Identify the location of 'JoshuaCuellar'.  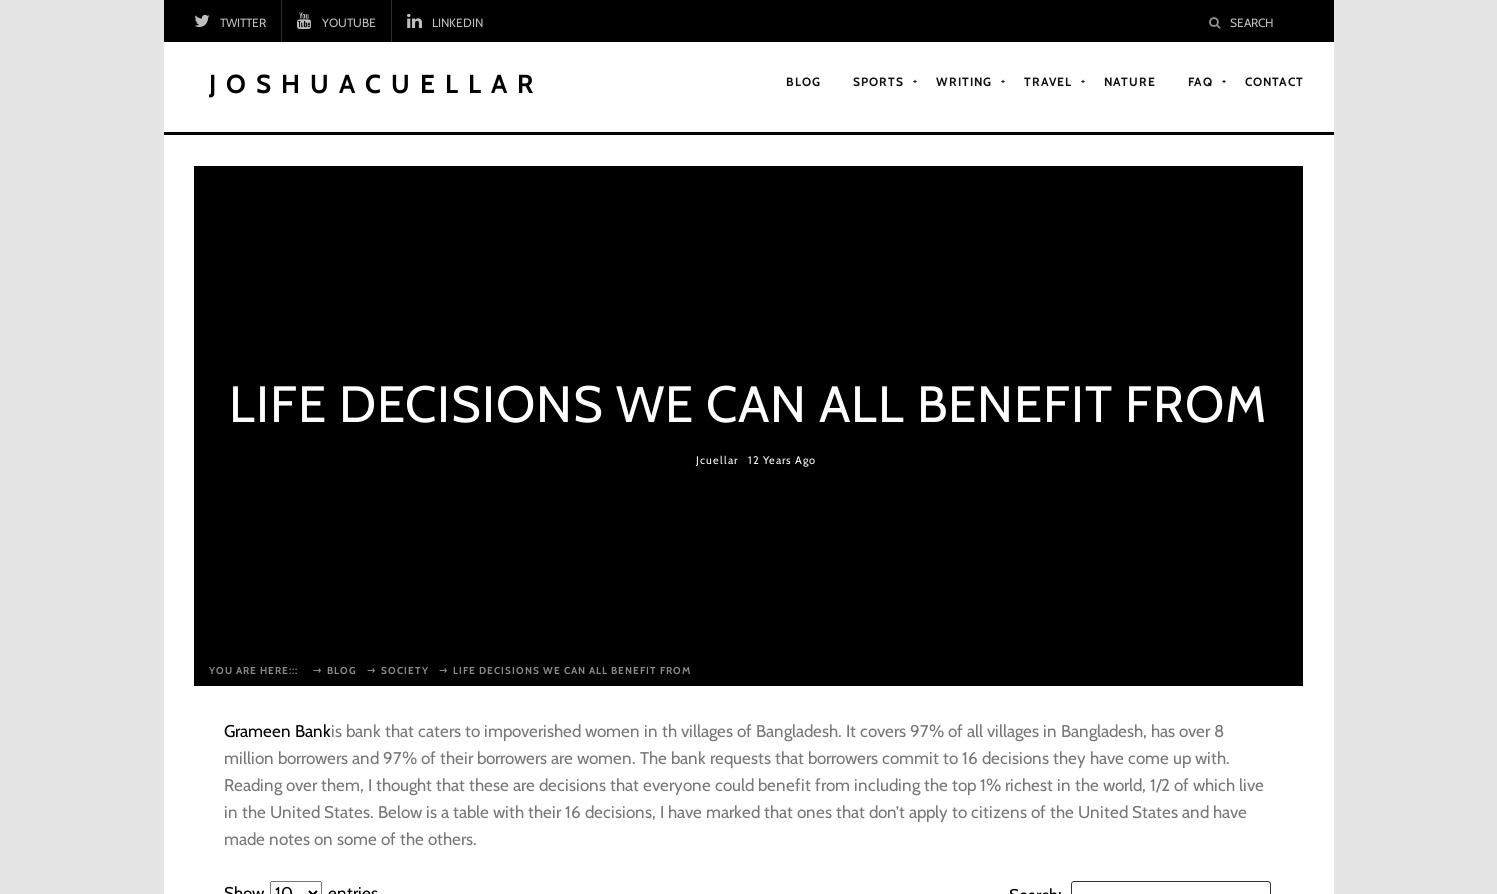
(373, 84).